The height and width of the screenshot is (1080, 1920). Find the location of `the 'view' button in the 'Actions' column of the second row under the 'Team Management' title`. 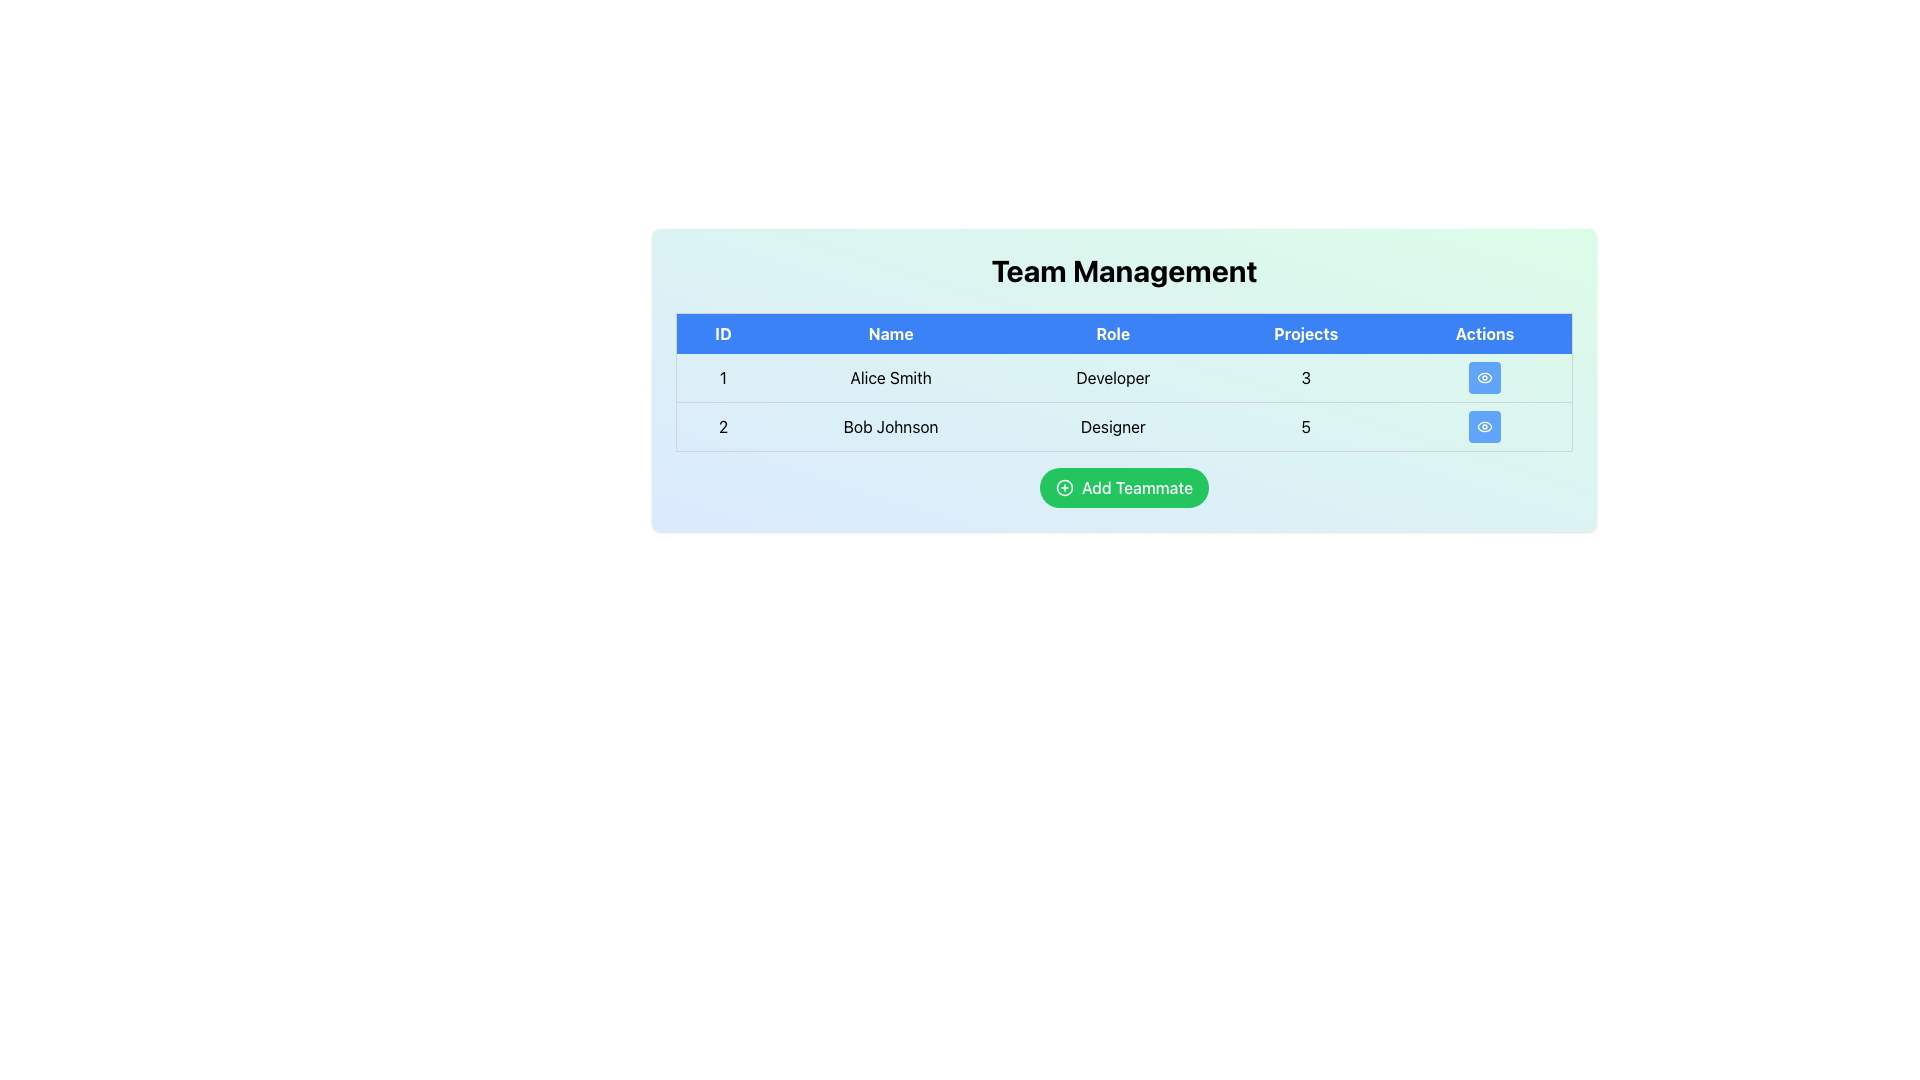

the 'view' button in the 'Actions' column of the second row under the 'Team Management' title is located at coordinates (1485, 426).